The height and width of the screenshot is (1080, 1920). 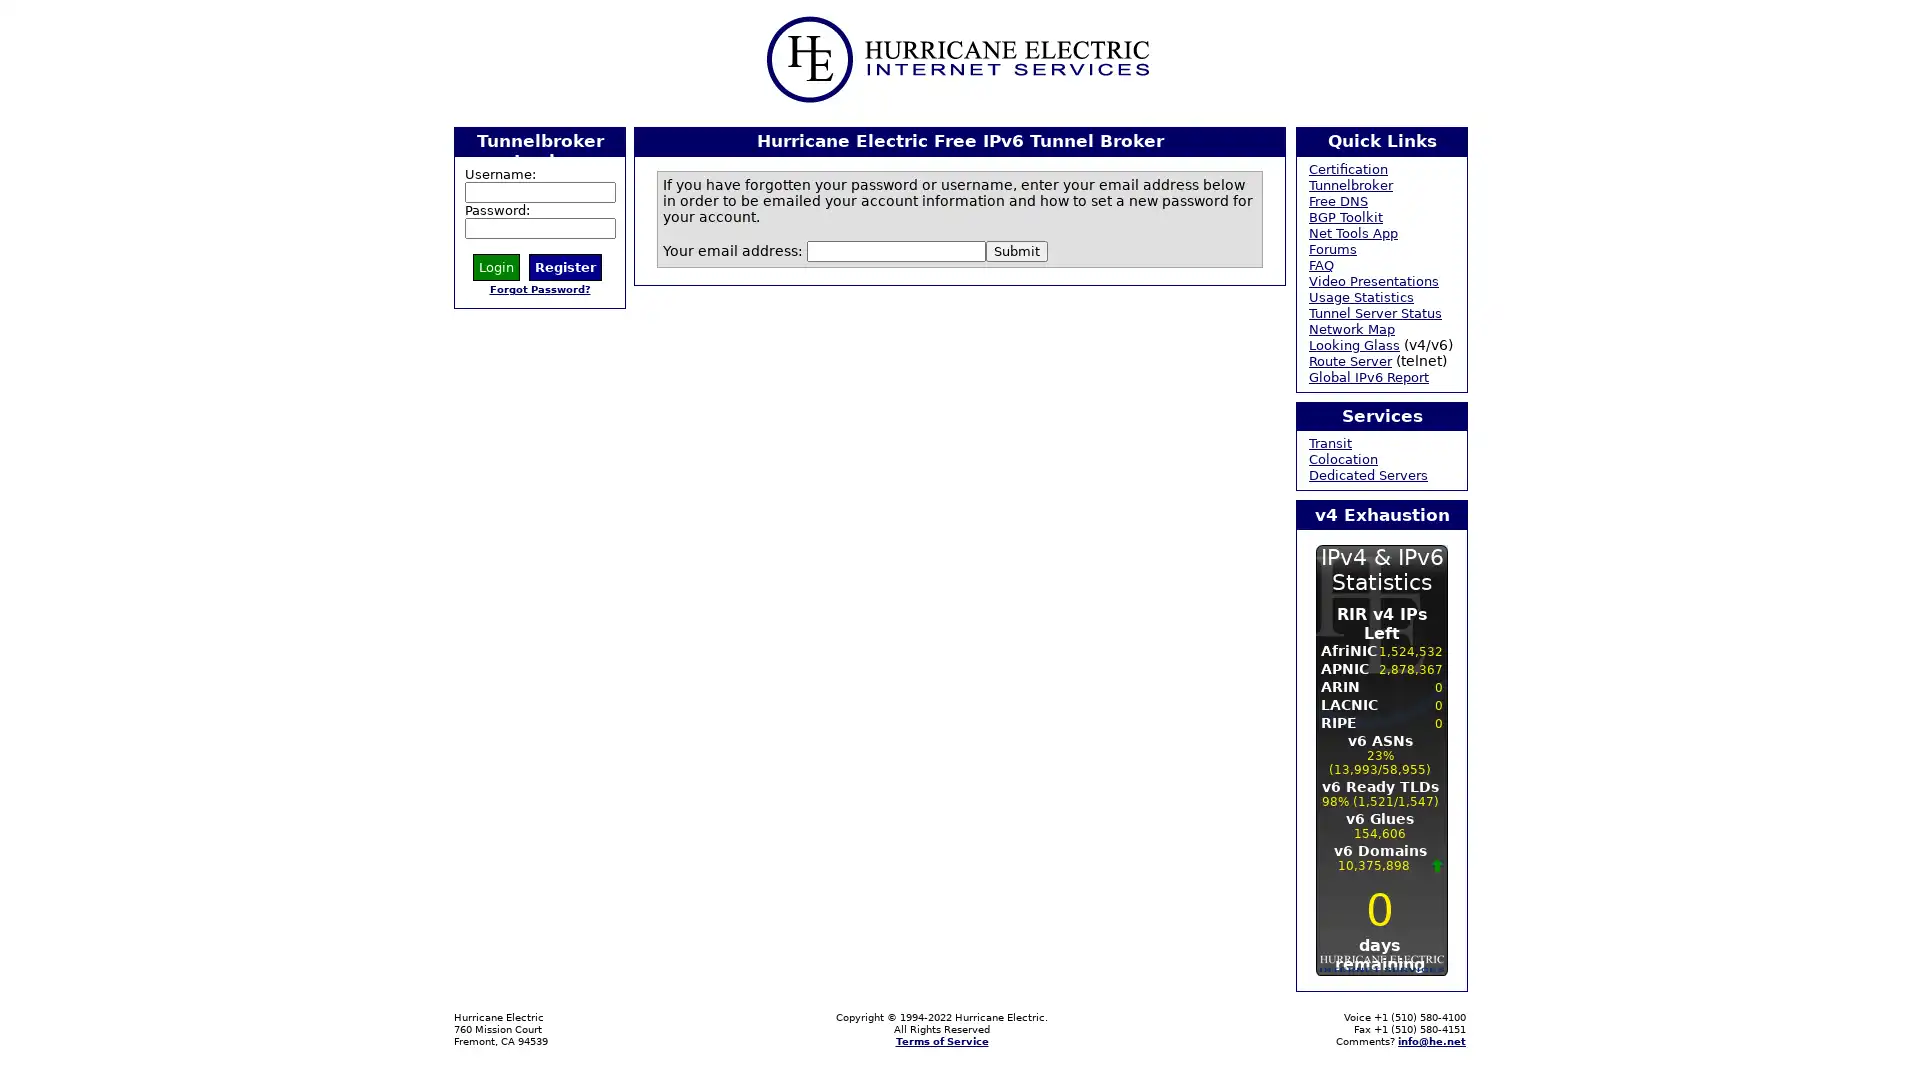 I want to click on Login, so click(x=496, y=265).